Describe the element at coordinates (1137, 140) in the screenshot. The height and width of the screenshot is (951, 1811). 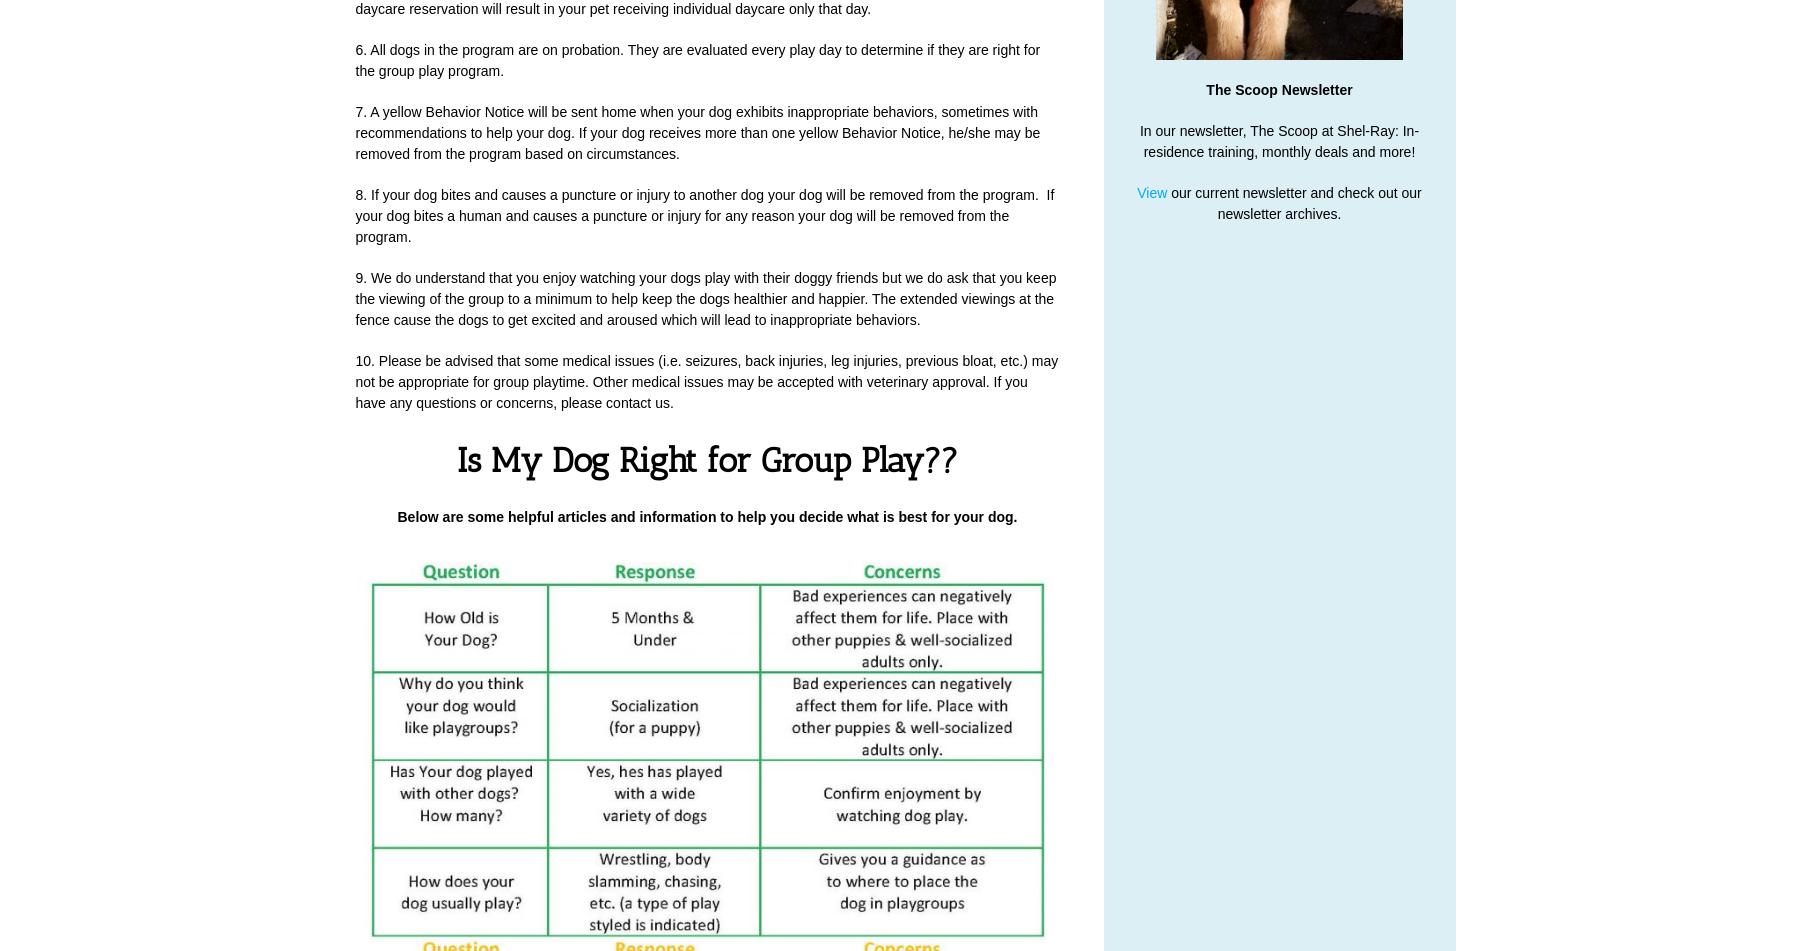
I see `'In our newsletter, The Scoop at Shel-Ray: In-residence training, monthly deals and more!'` at that location.